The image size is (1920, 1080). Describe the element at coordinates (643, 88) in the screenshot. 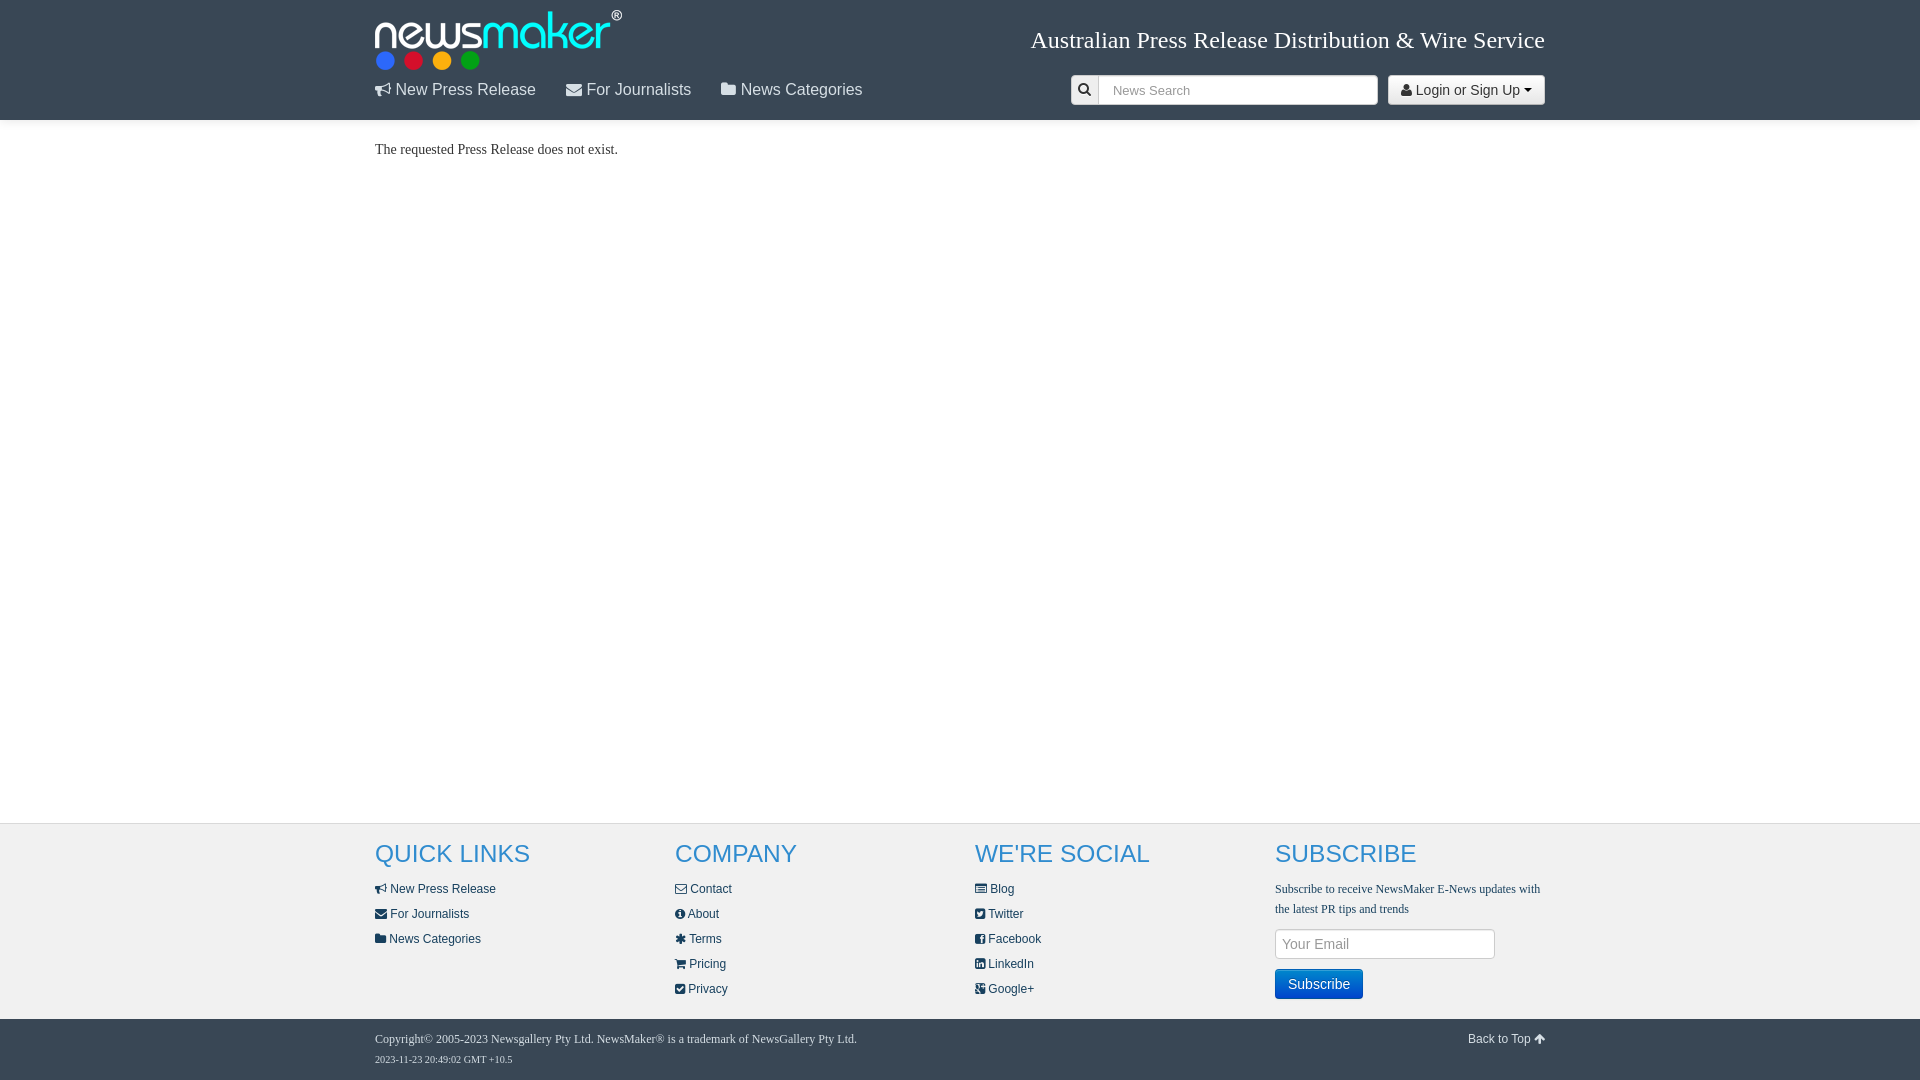

I see `'For Journalists'` at that location.